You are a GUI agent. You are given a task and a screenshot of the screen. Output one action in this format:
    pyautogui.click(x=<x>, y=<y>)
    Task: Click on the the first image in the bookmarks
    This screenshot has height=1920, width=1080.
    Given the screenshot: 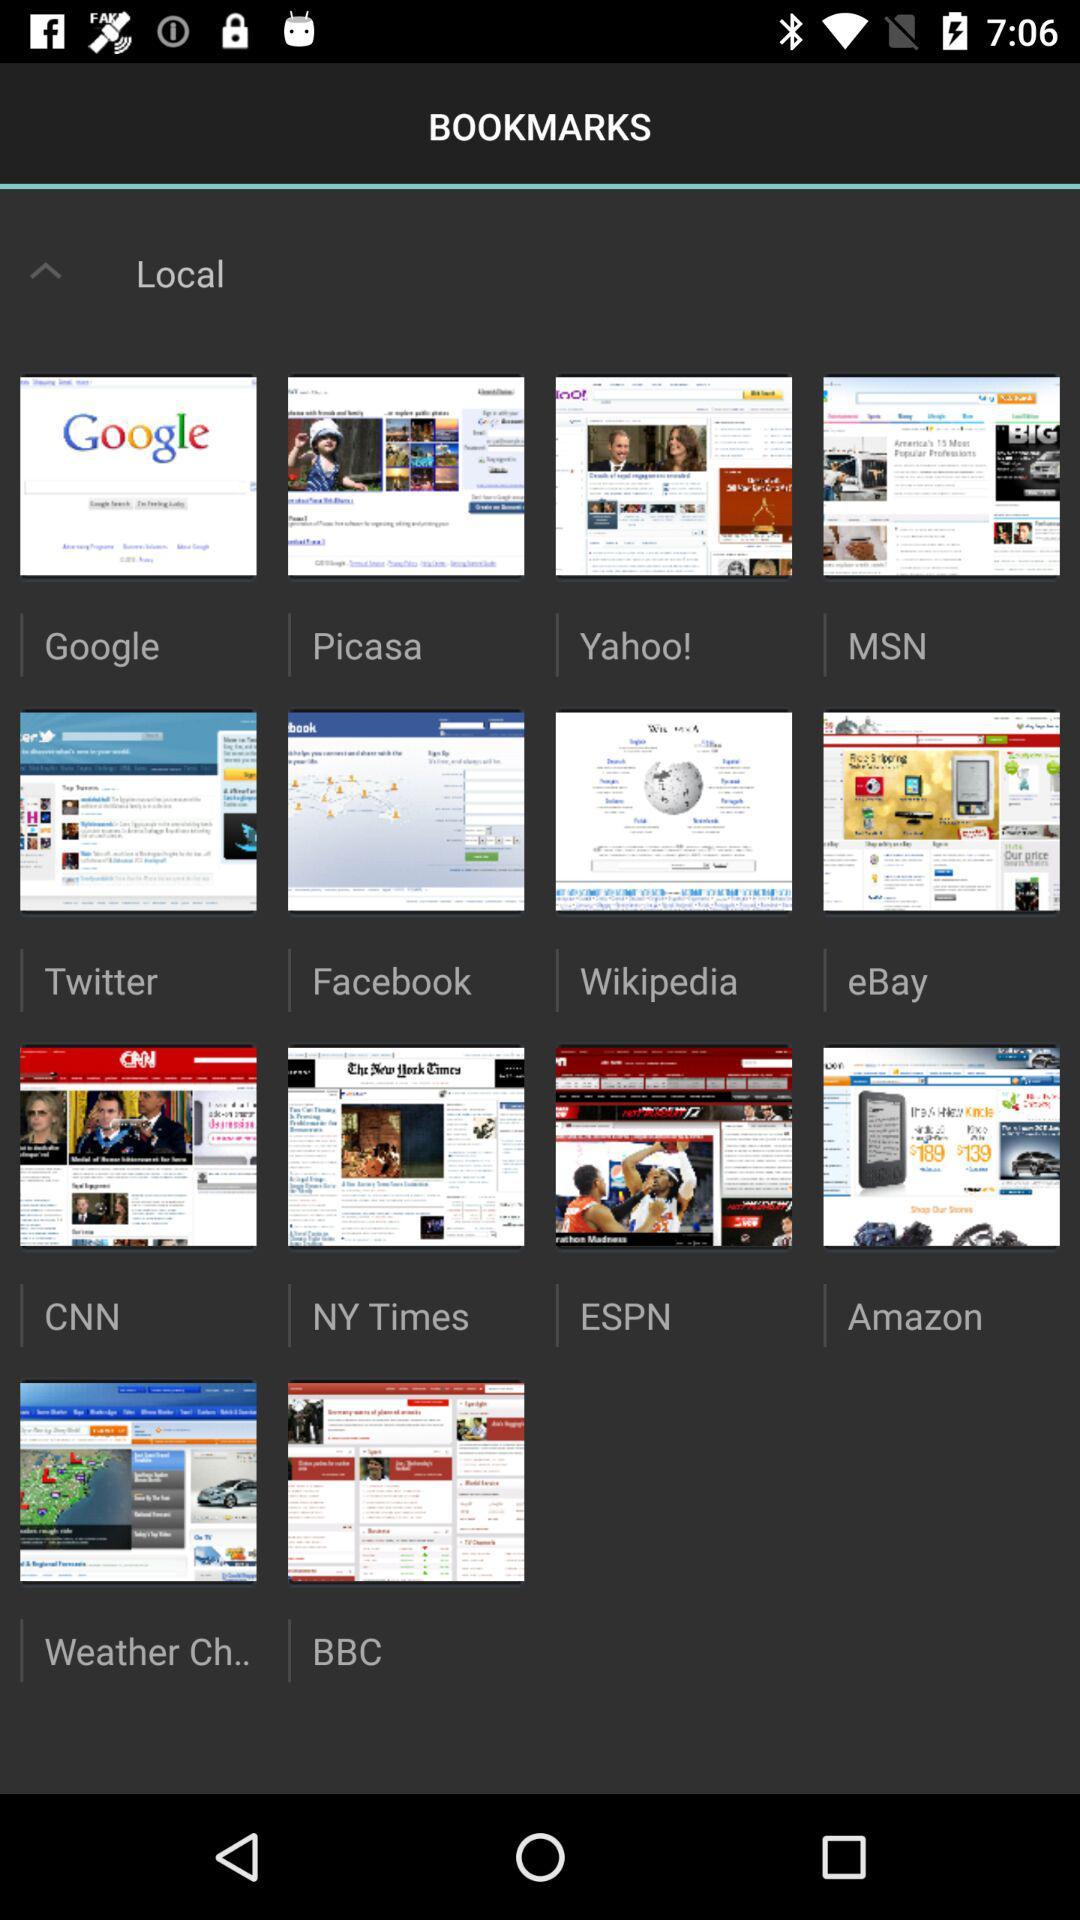 What is the action you would take?
    pyautogui.click(x=137, y=475)
    